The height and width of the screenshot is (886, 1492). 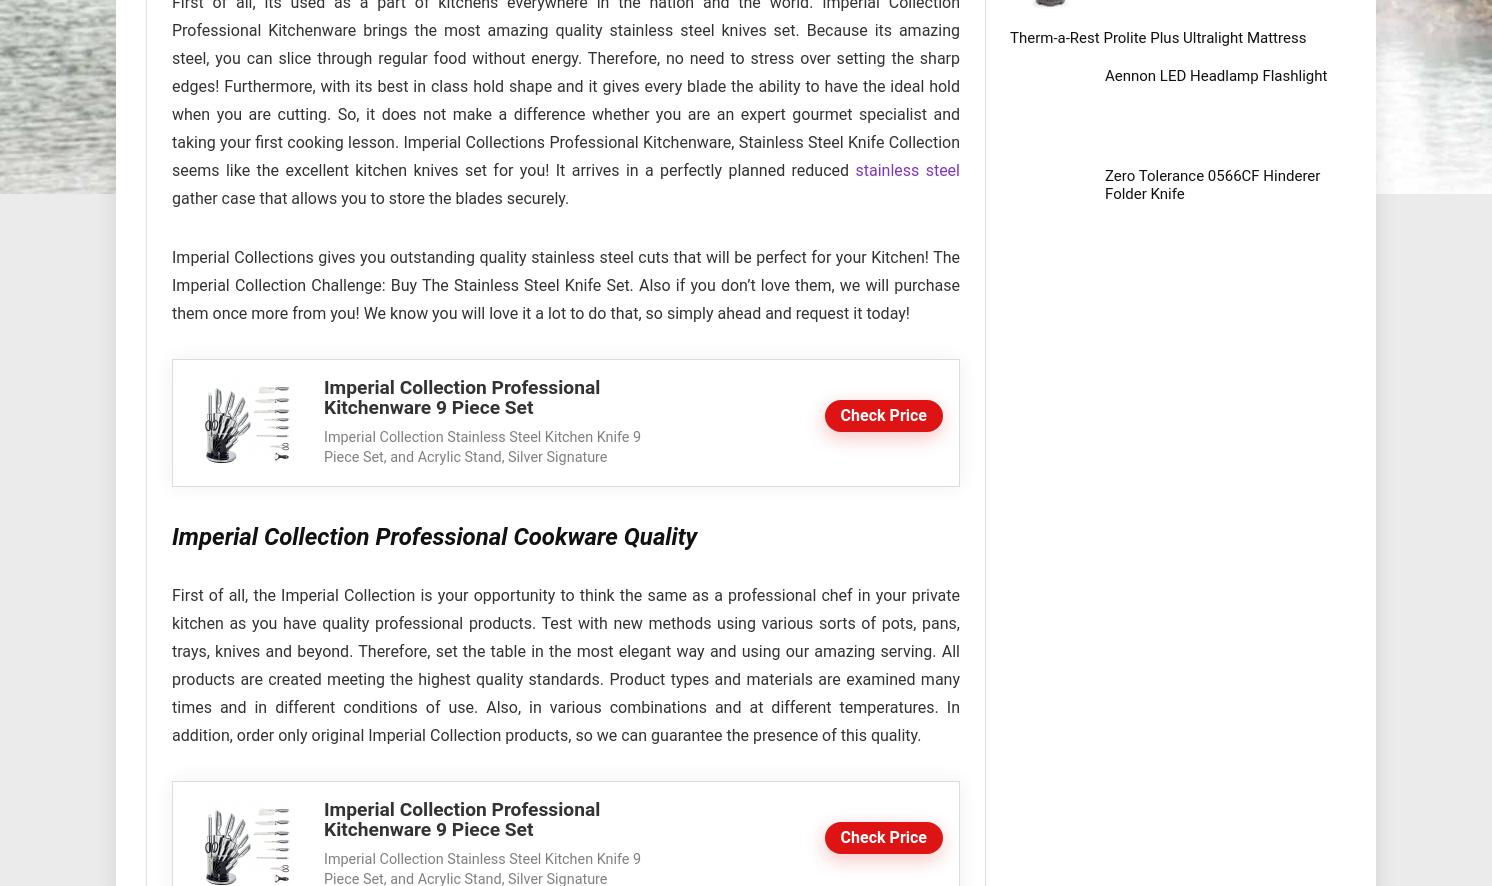 I want to click on 'Imperial Collection Stainless Steel Kitchen Knife 9 Piece Set, and Acrylic Stand, Silver Signature', so click(x=324, y=447).